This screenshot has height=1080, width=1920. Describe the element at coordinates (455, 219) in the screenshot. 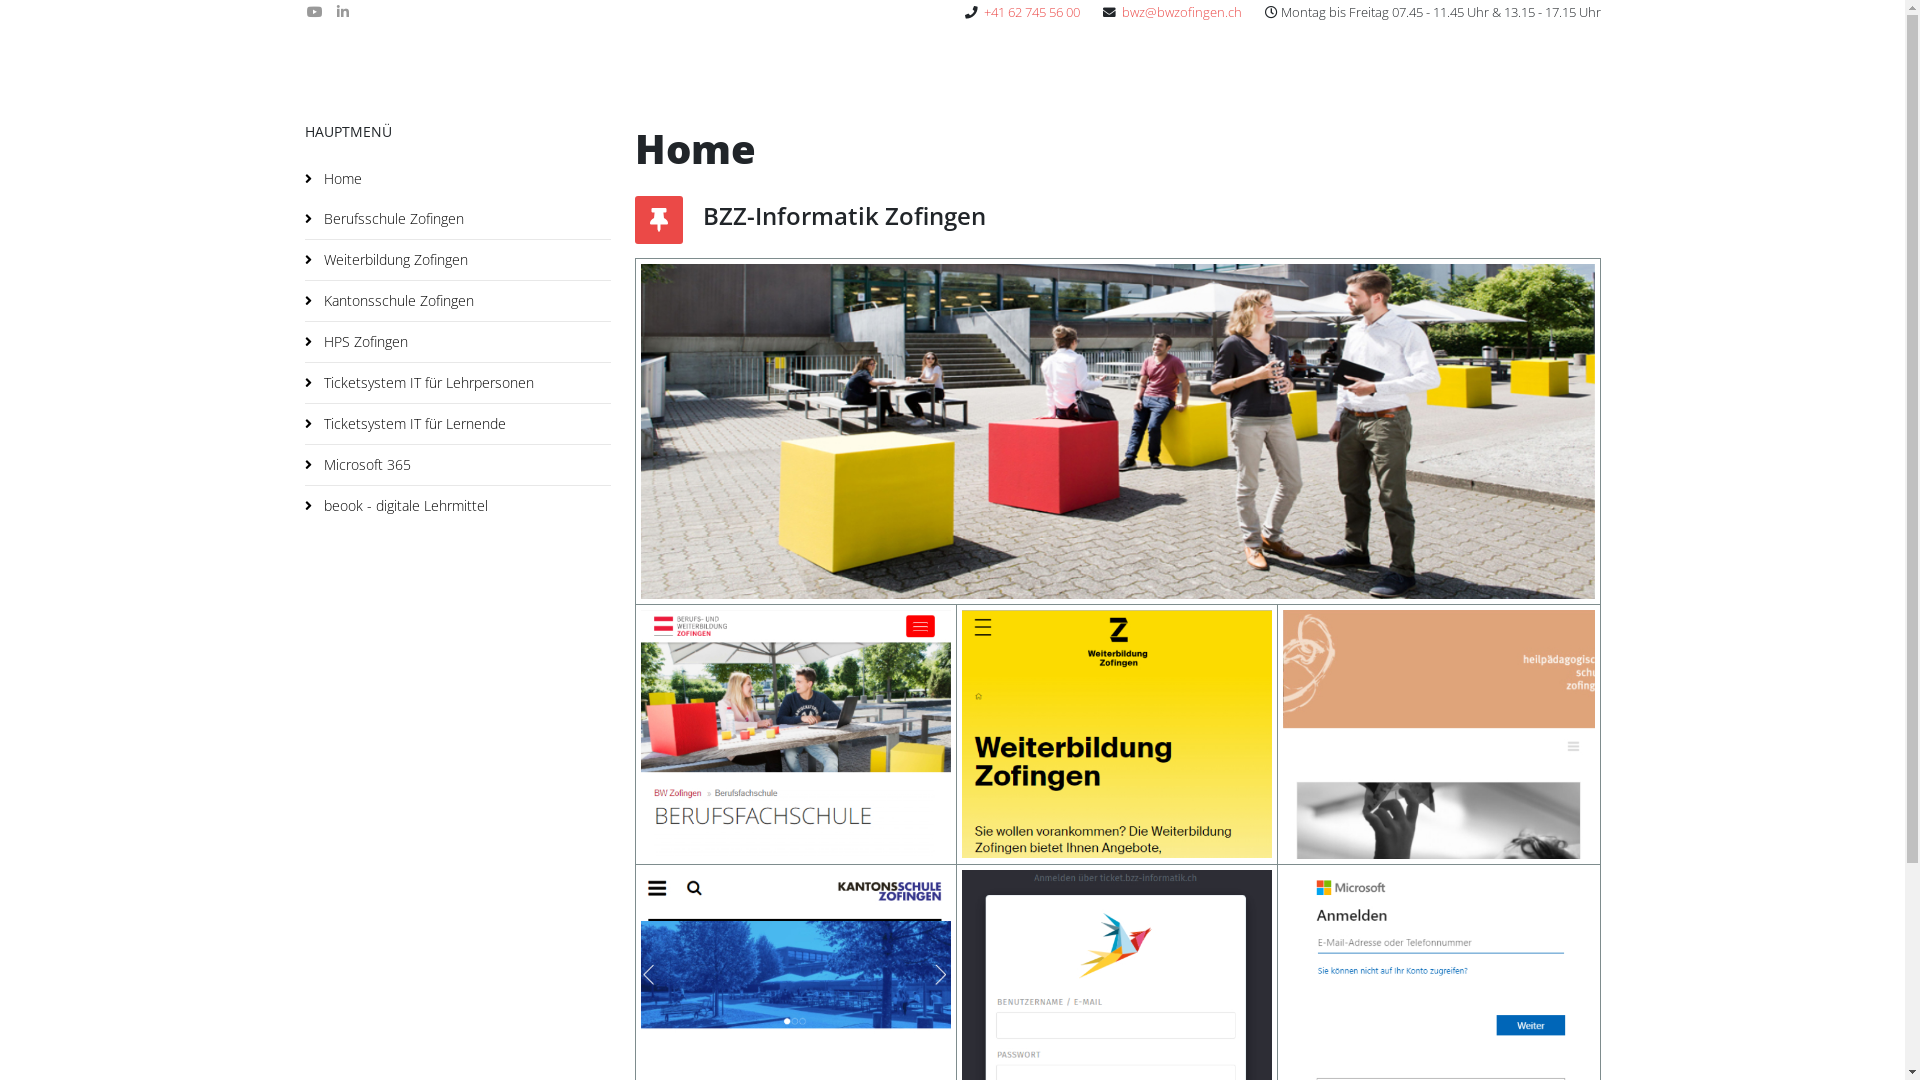

I see `'Berufsschule Zofingen'` at that location.